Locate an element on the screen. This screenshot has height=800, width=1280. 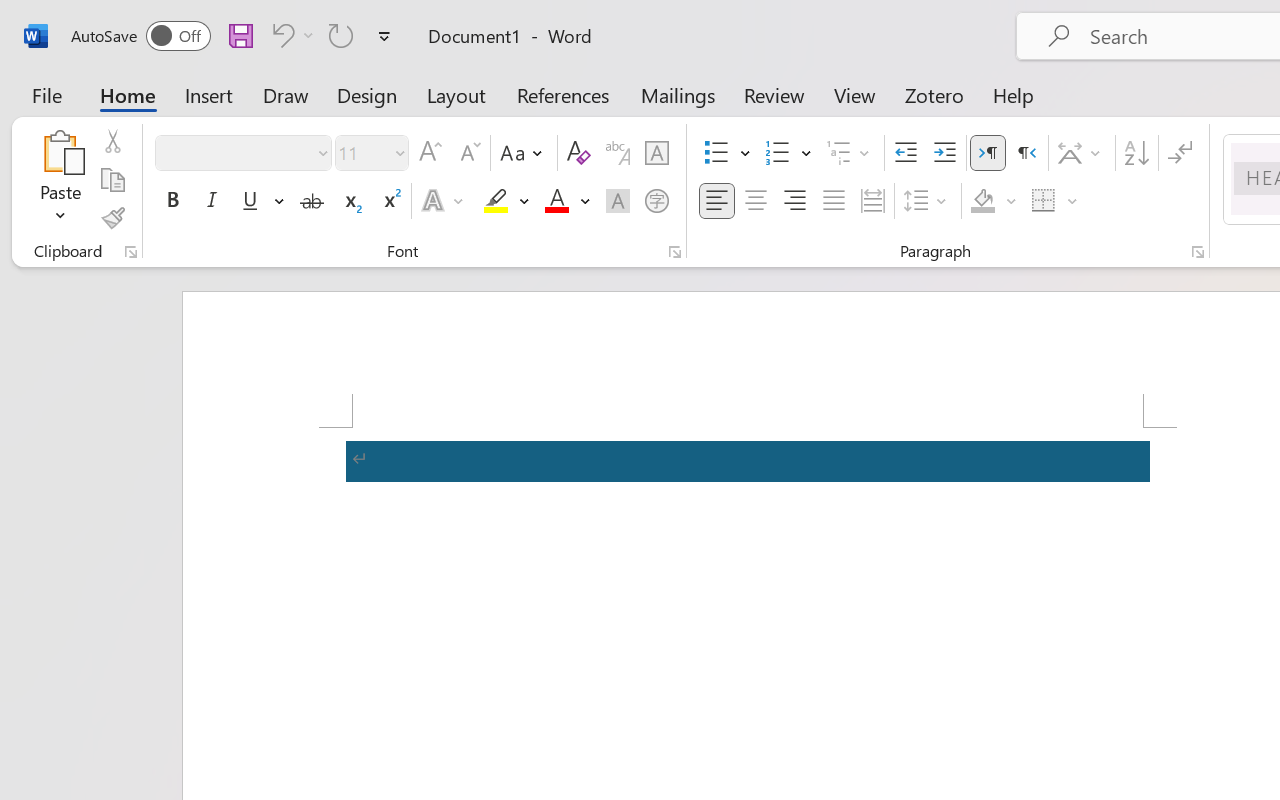
'Shading No Color' is located at coordinates (983, 201).